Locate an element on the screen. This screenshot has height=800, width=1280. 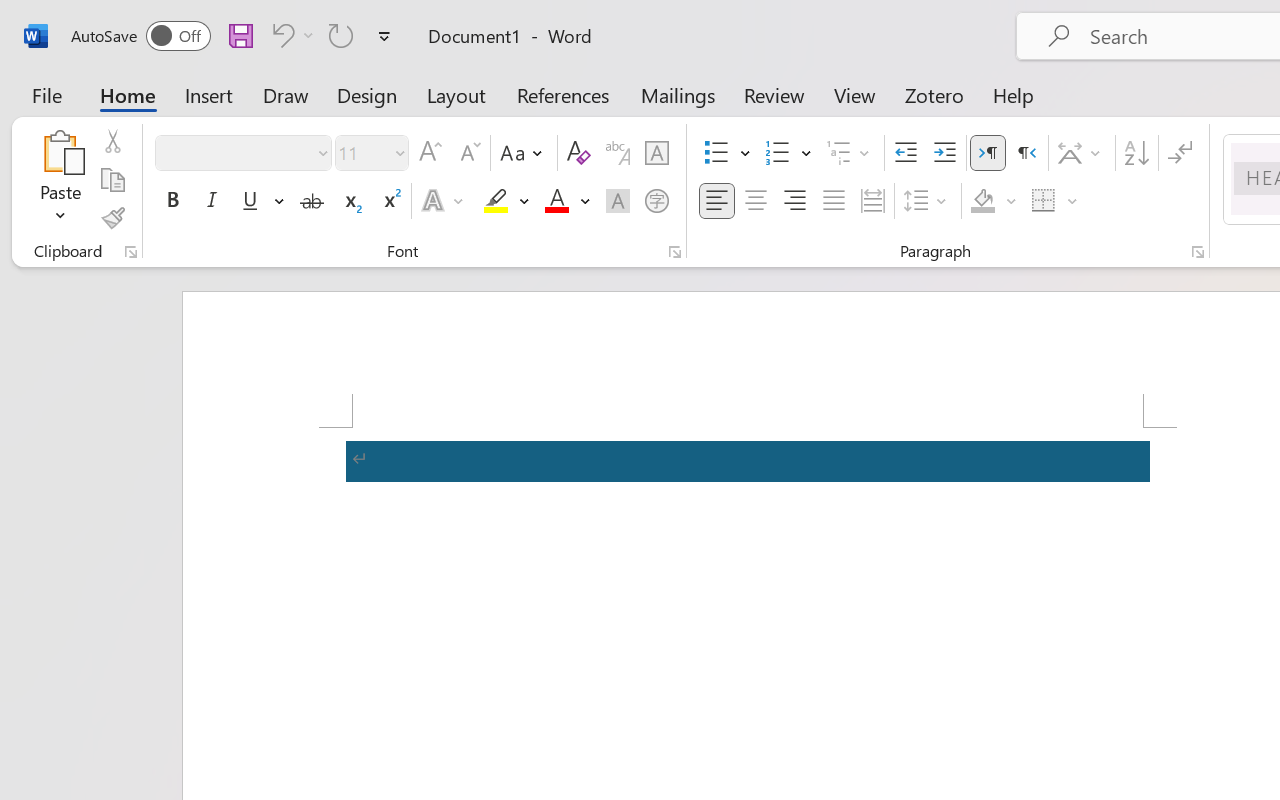
'Shading No Color' is located at coordinates (983, 201).